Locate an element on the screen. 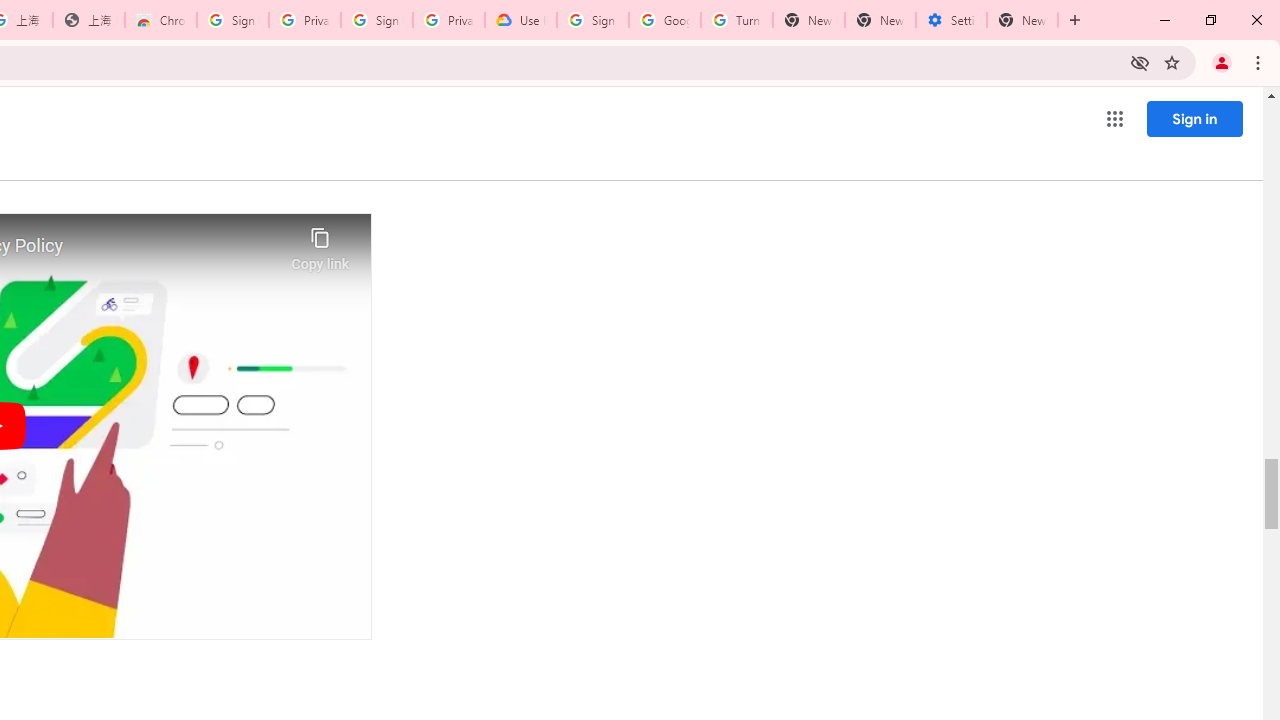  'Settings - System' is located at coordinates (950, 20).